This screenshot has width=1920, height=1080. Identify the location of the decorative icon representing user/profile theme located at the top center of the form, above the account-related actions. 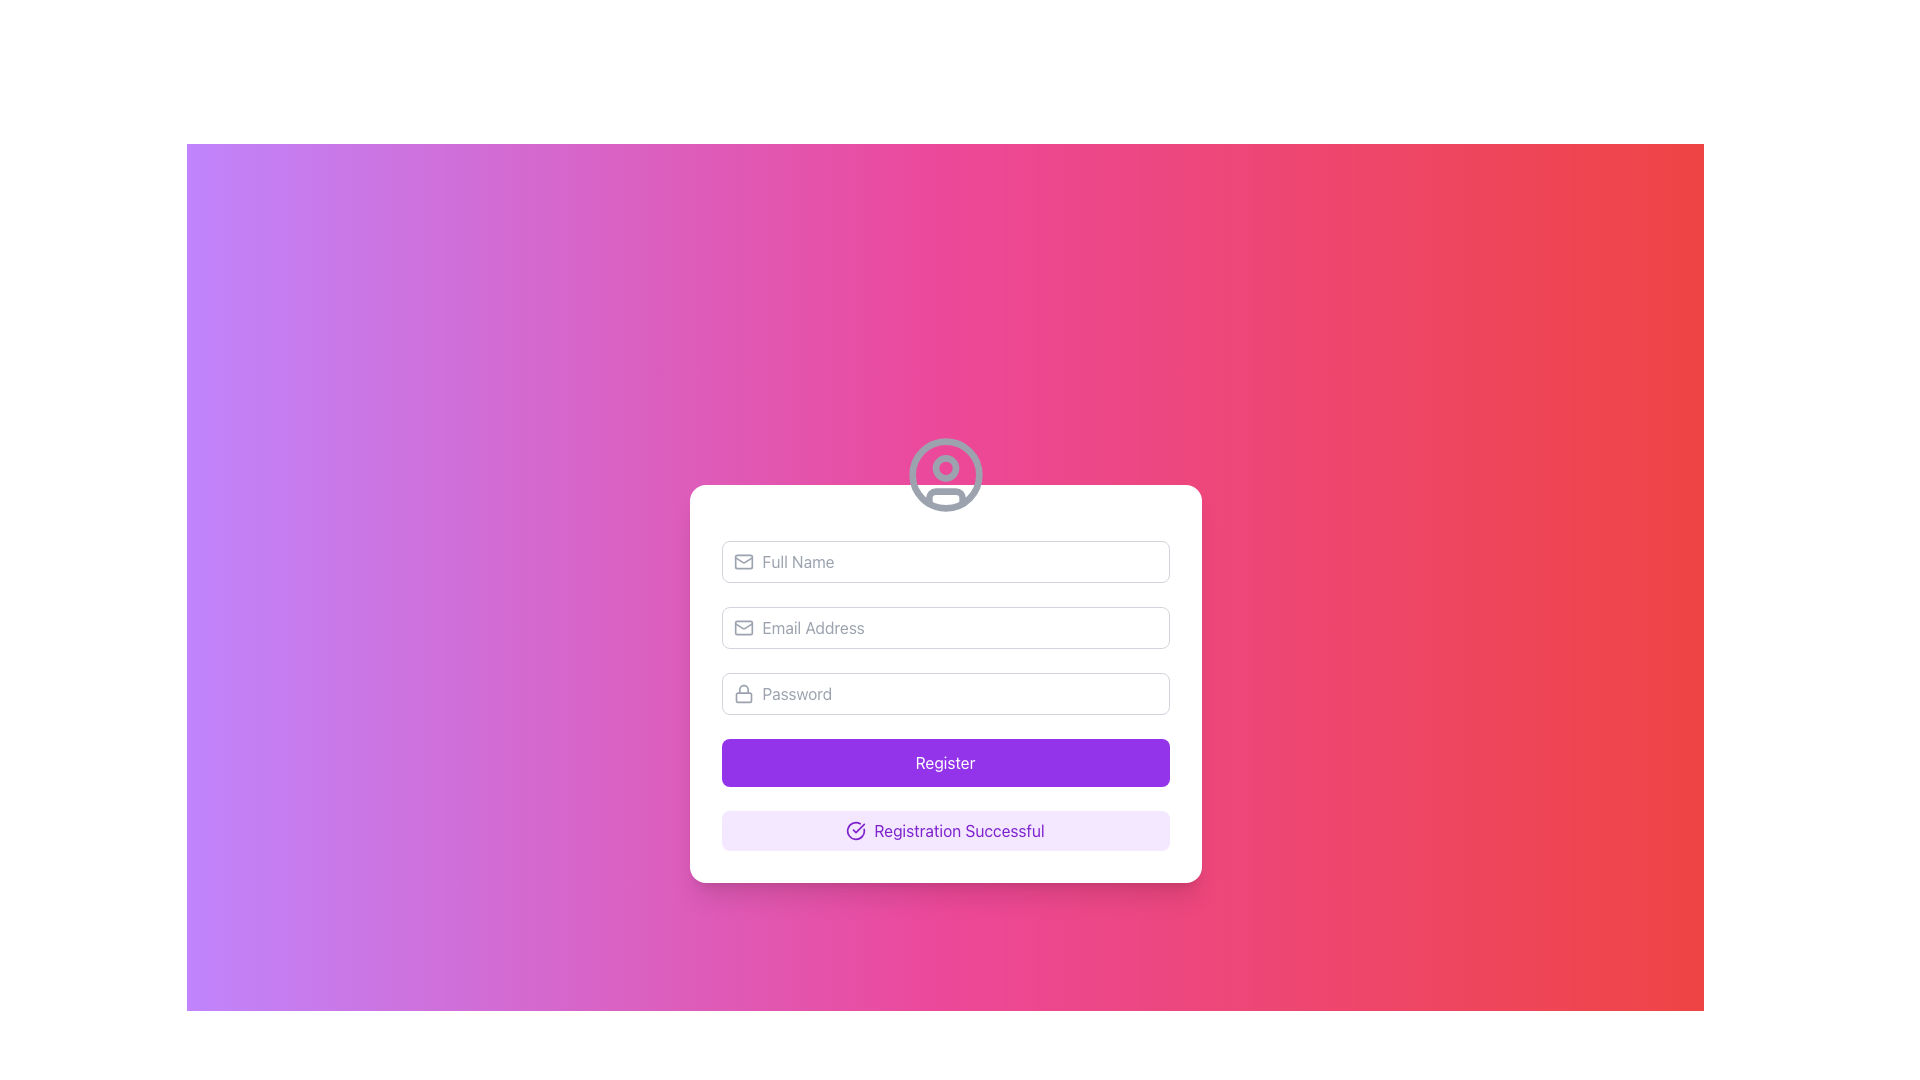
(944, 474).